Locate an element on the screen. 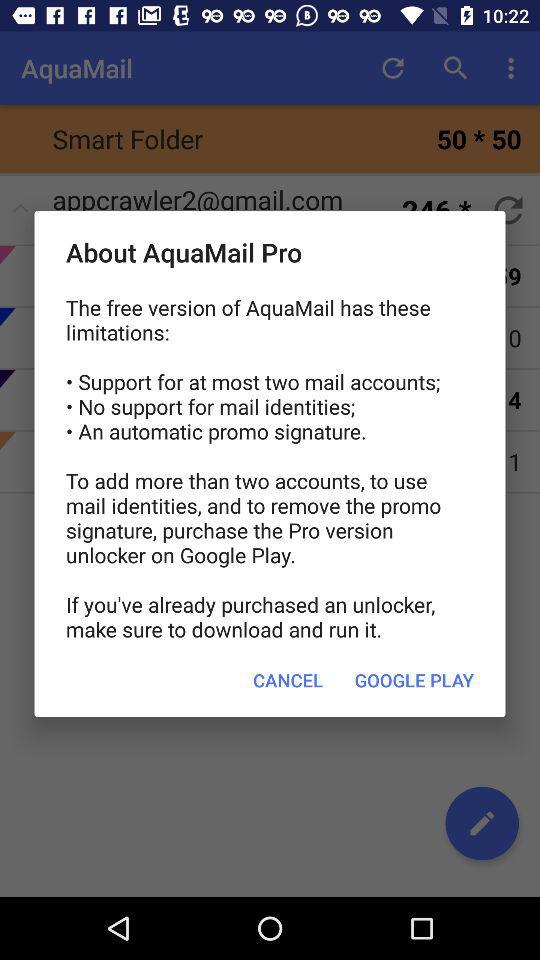 This screenshot has width=540, height=960. icon at the bottom right corner is located at coordinates (413, 680).